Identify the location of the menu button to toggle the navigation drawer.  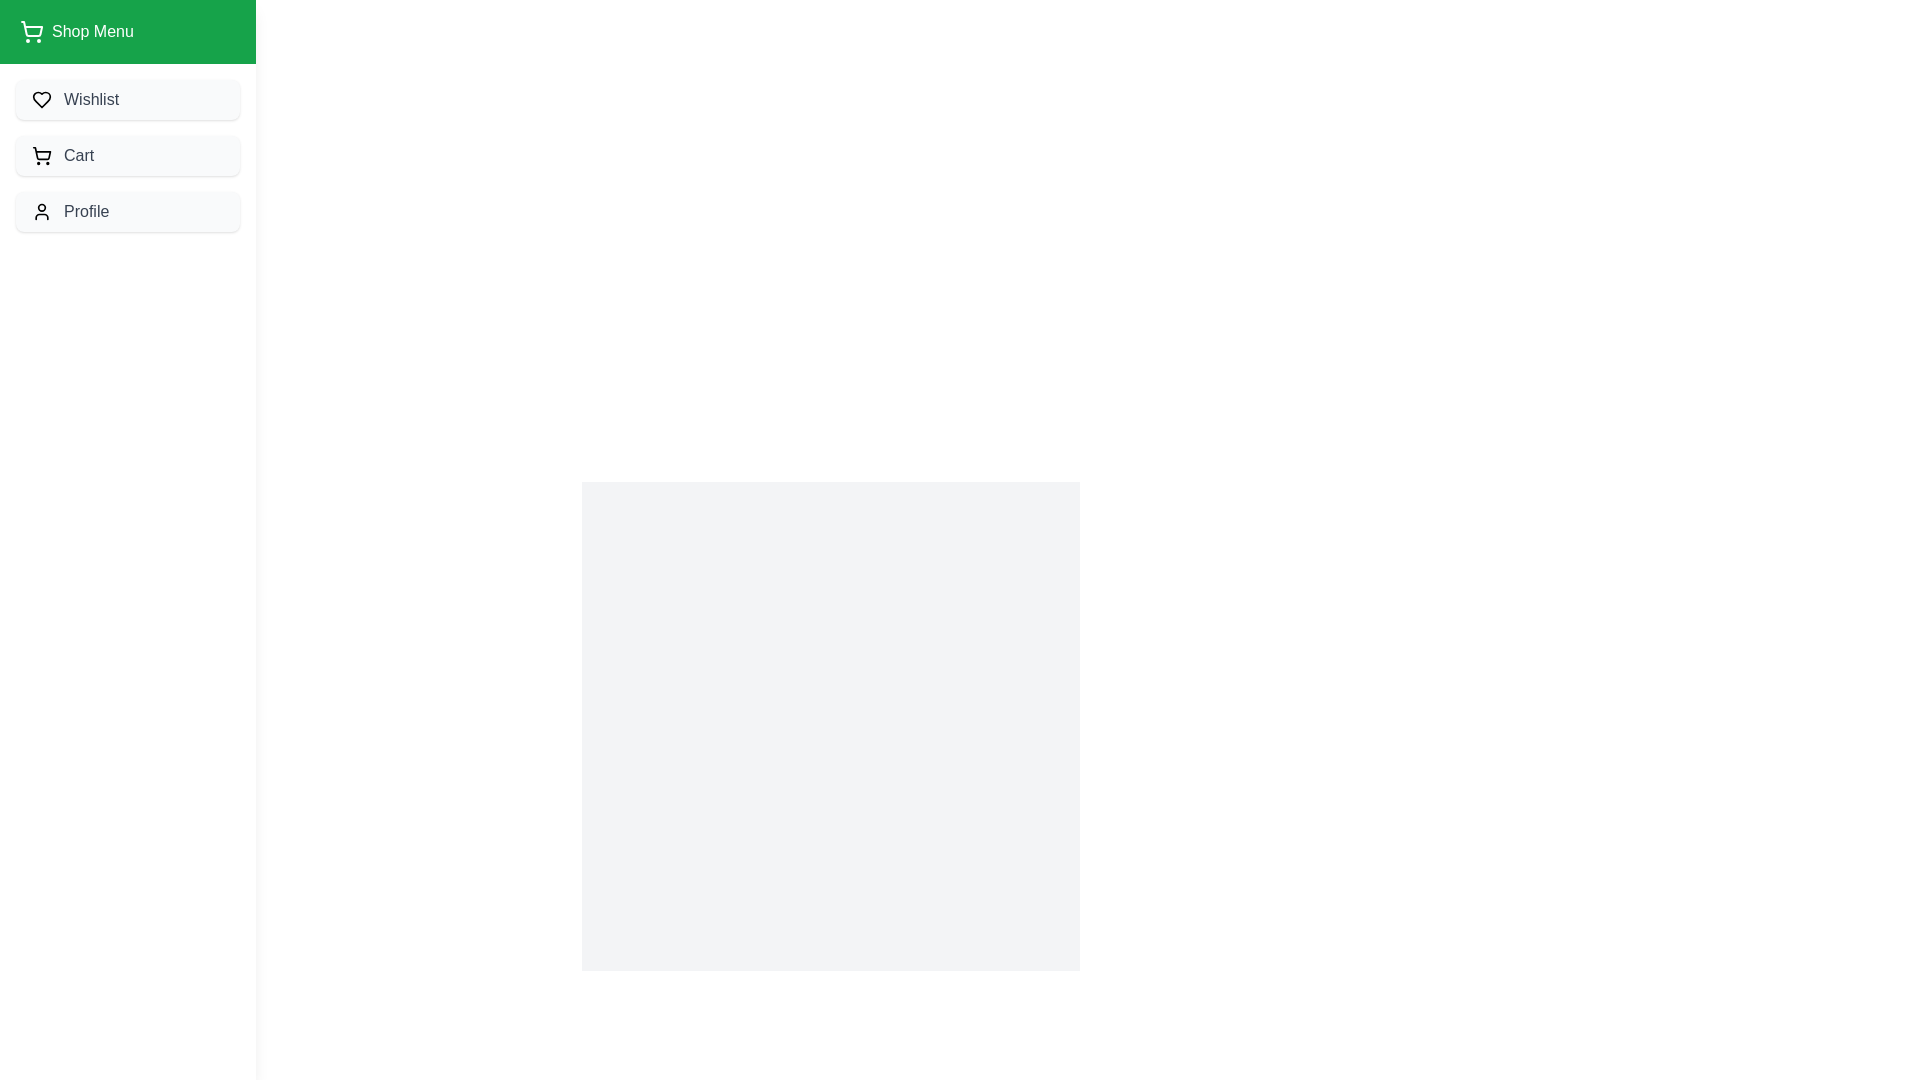
(48, 50).